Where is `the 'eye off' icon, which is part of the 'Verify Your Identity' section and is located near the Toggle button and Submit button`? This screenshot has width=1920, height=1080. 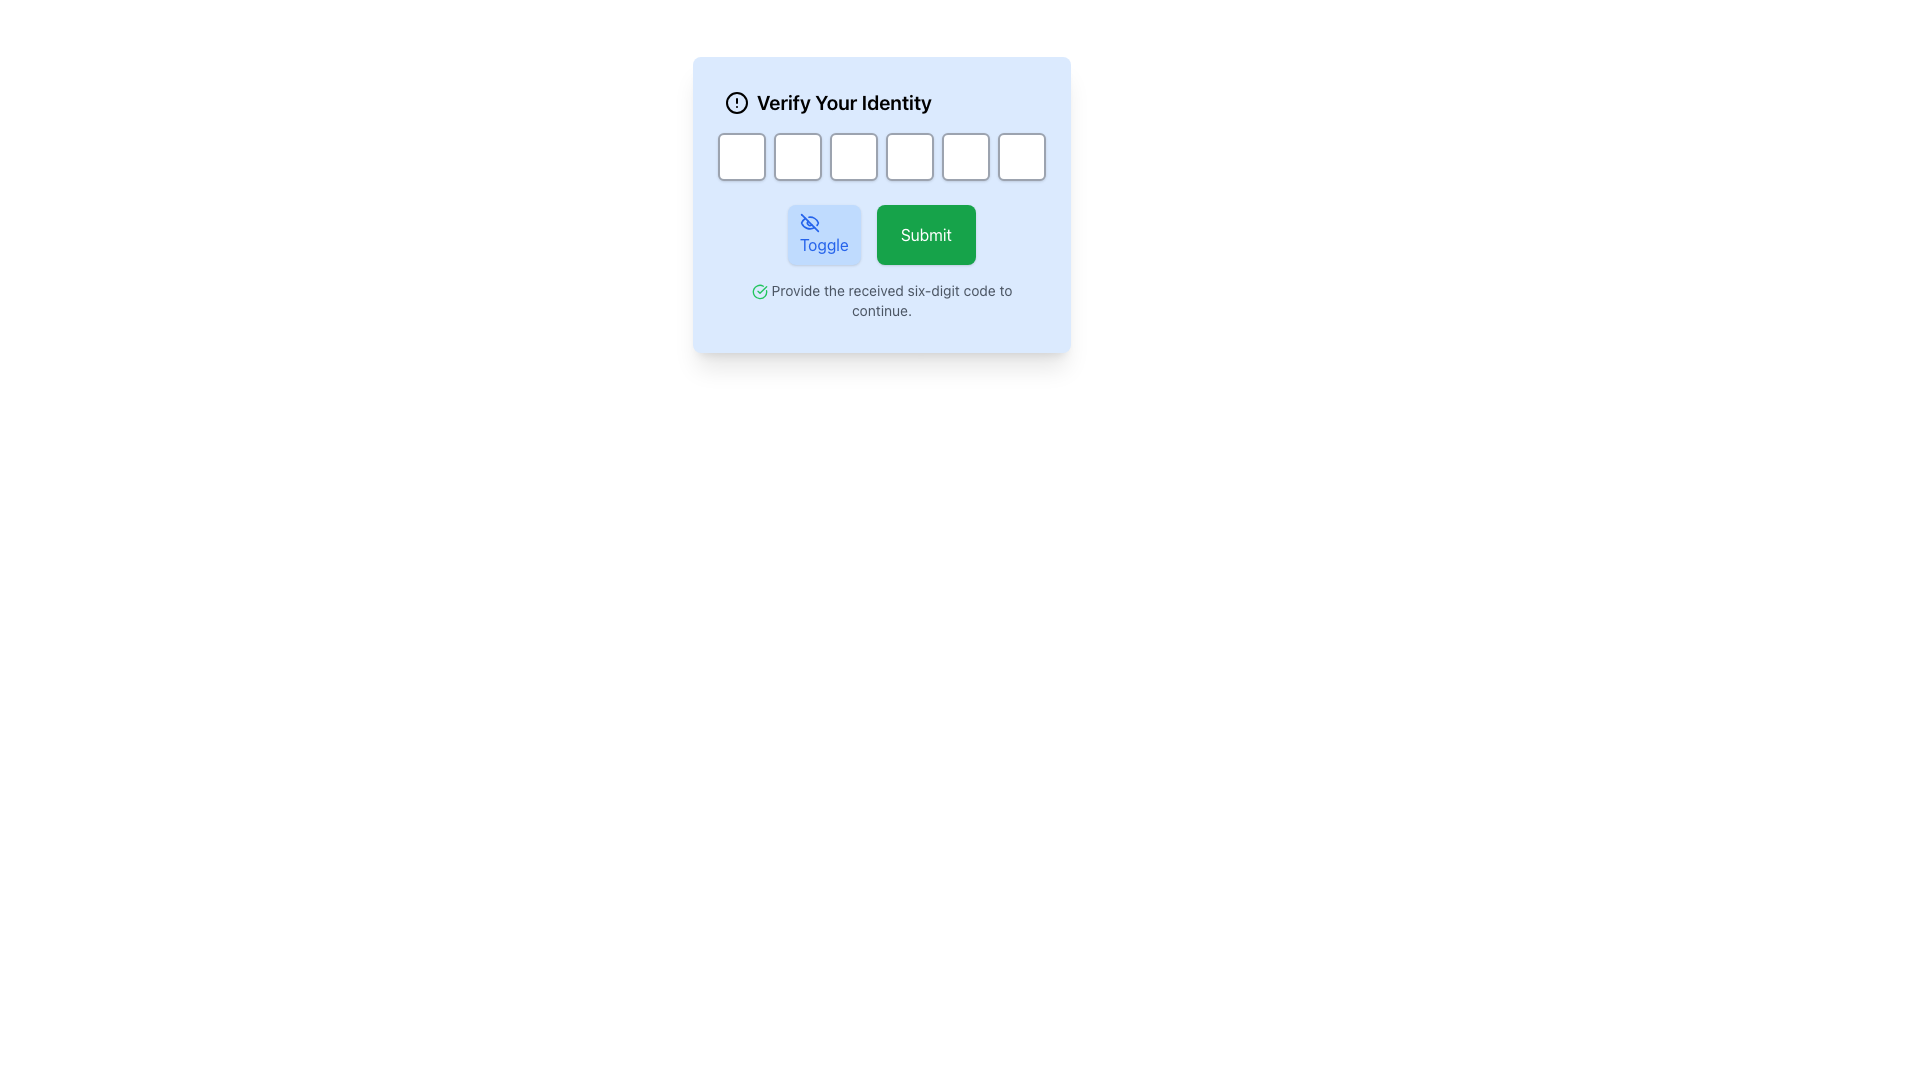
the 'eye off' icon, which is part of the 'Verify Your Identity' section and is located near the Toggle button and Submit button is located at coordinates (808, 223).